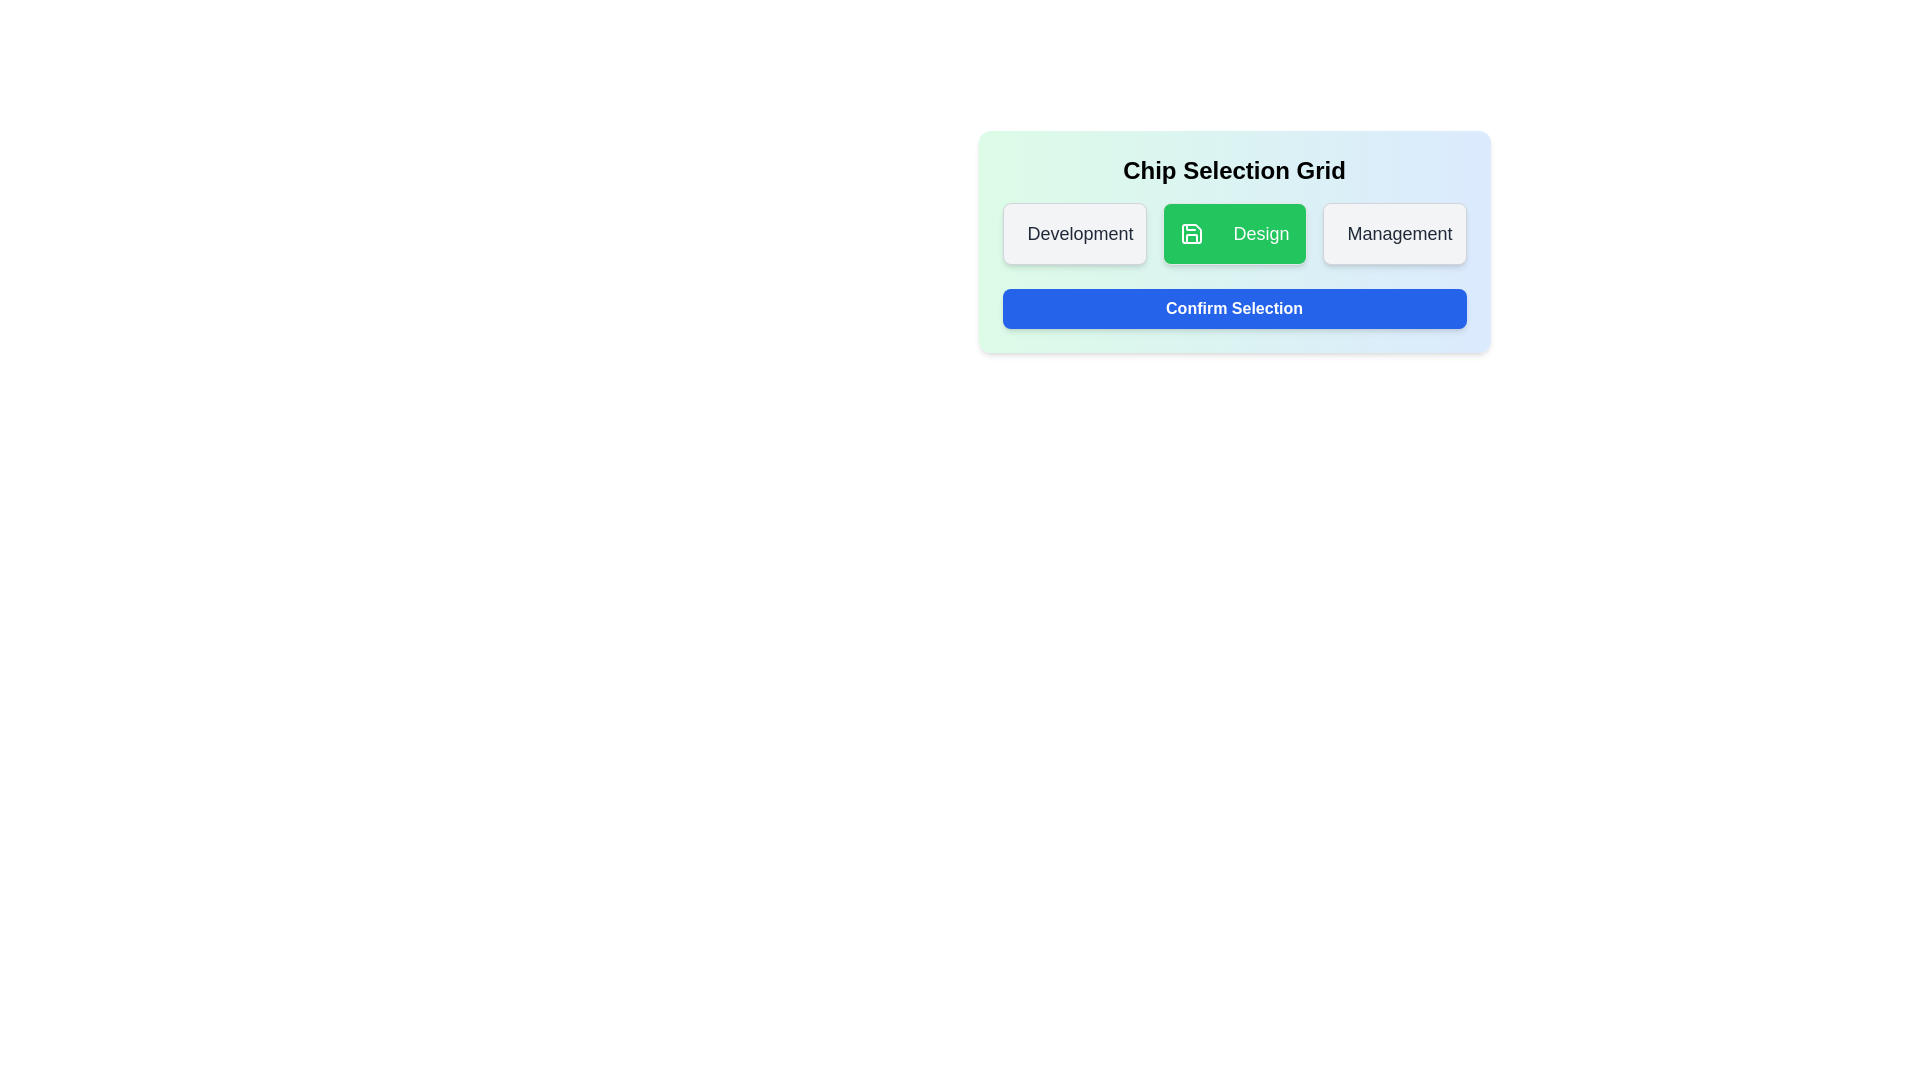 This screenshot has height=1080, width=1920. What do you see at coordinates (1233, 233) in the screenshot?
I see `the chip labeled Design` at bounding box center [1233, 233].